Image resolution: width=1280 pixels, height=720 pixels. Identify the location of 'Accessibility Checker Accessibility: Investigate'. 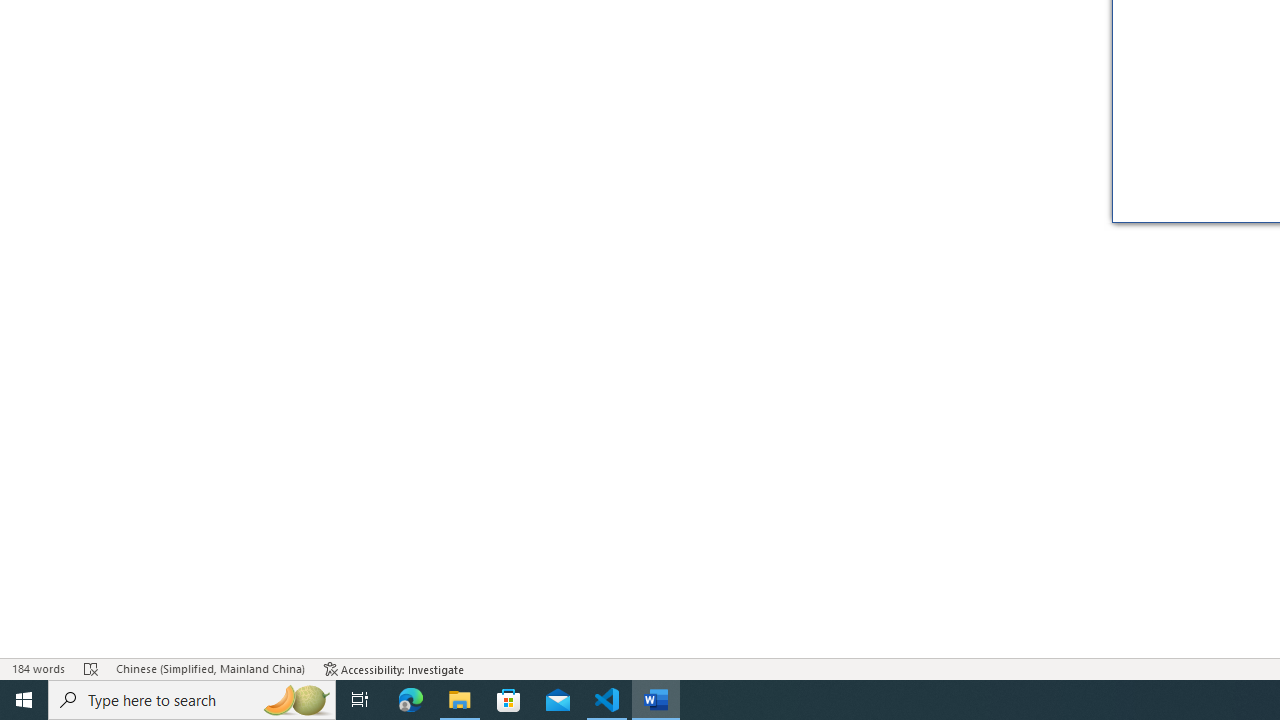
(394, 669).